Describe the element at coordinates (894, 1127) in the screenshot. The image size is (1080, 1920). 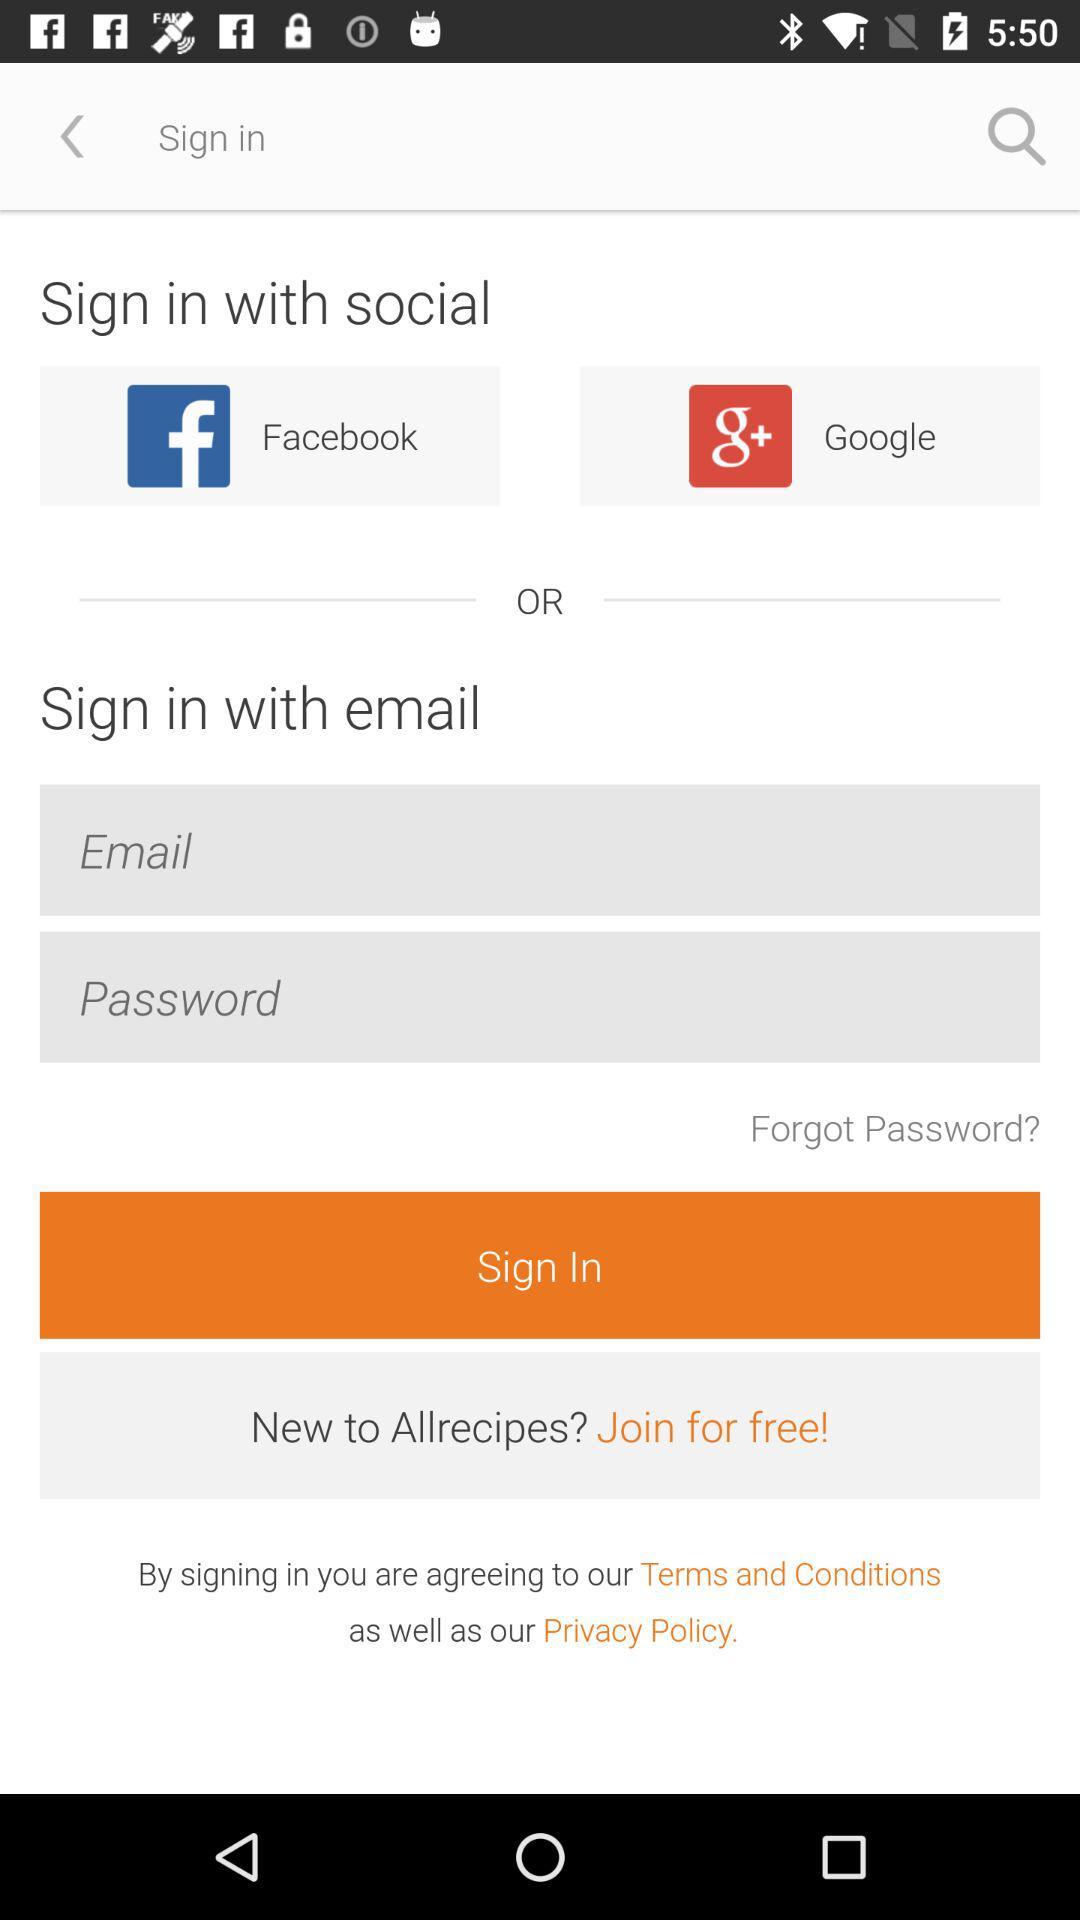
I see `the forgot password? icon` at that location.